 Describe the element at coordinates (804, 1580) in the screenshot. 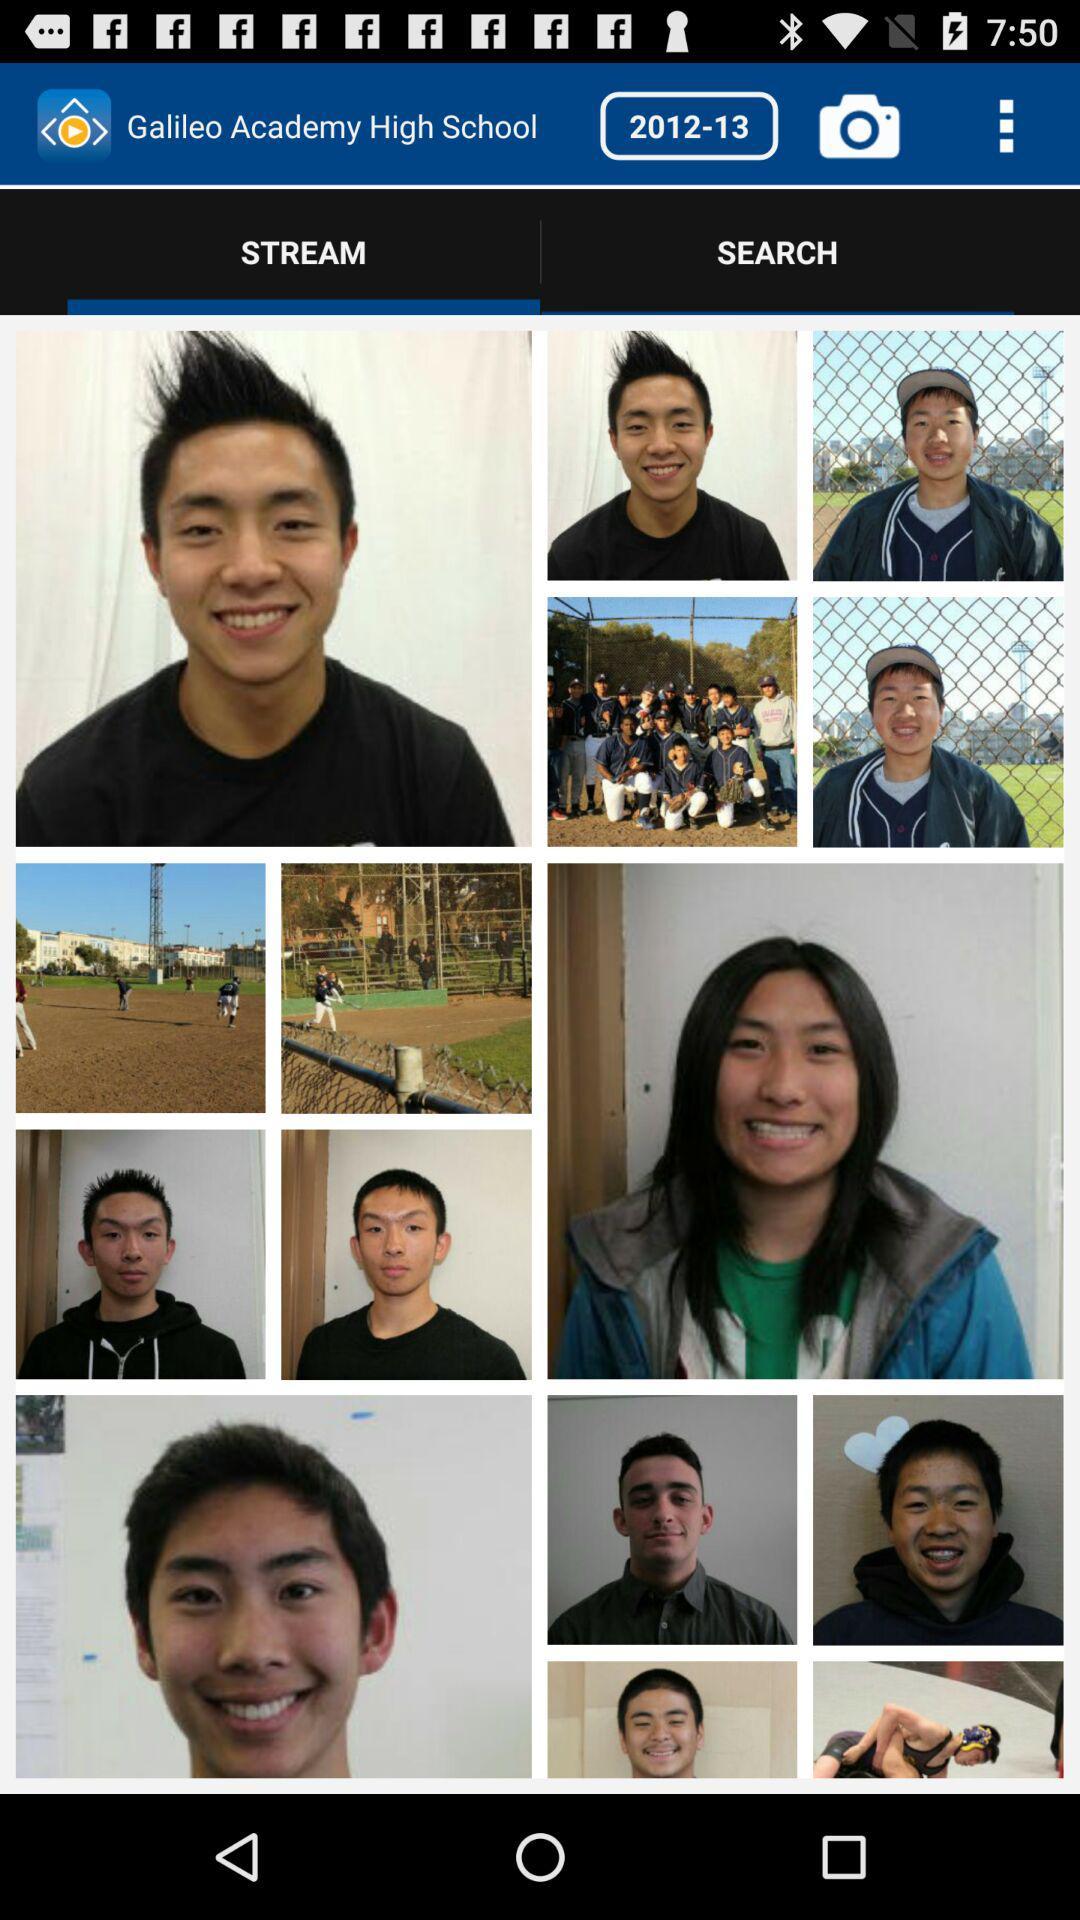

I see `the image` at that location.